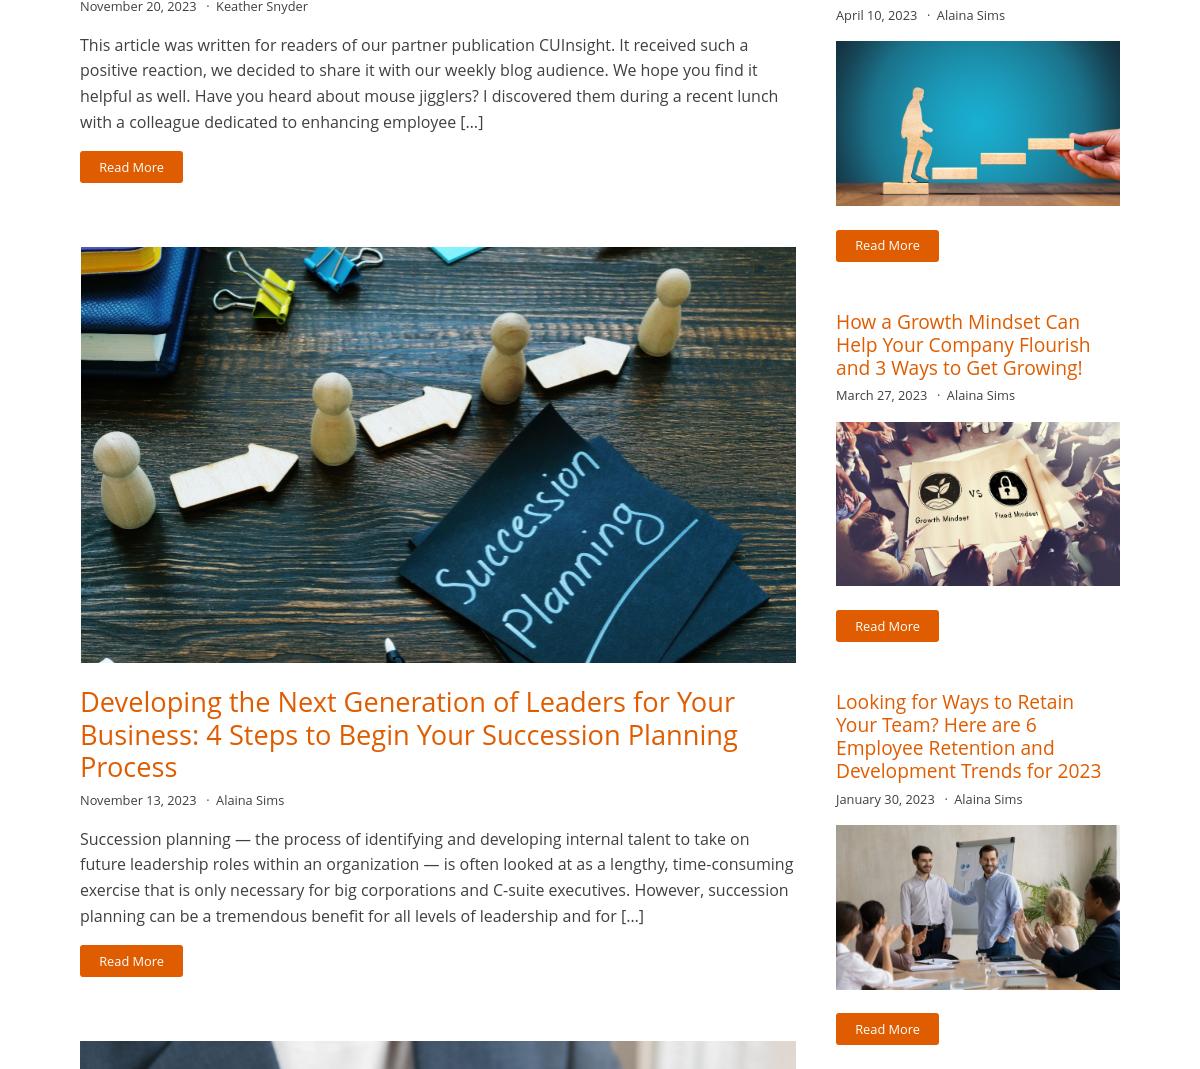 The width and height of the screenshot is (1200, 1069). I want to click on 'Succession planning — the process of identifying and developing internal talent to take on future leadership roles within an organization — is often looked at as a lengthy, time-consuming exercise that is only necessary for big corporations and C-suite executives. However, succession planning can be a tremendous benefit for all levels of leadership and for […]', so click(80, 875).